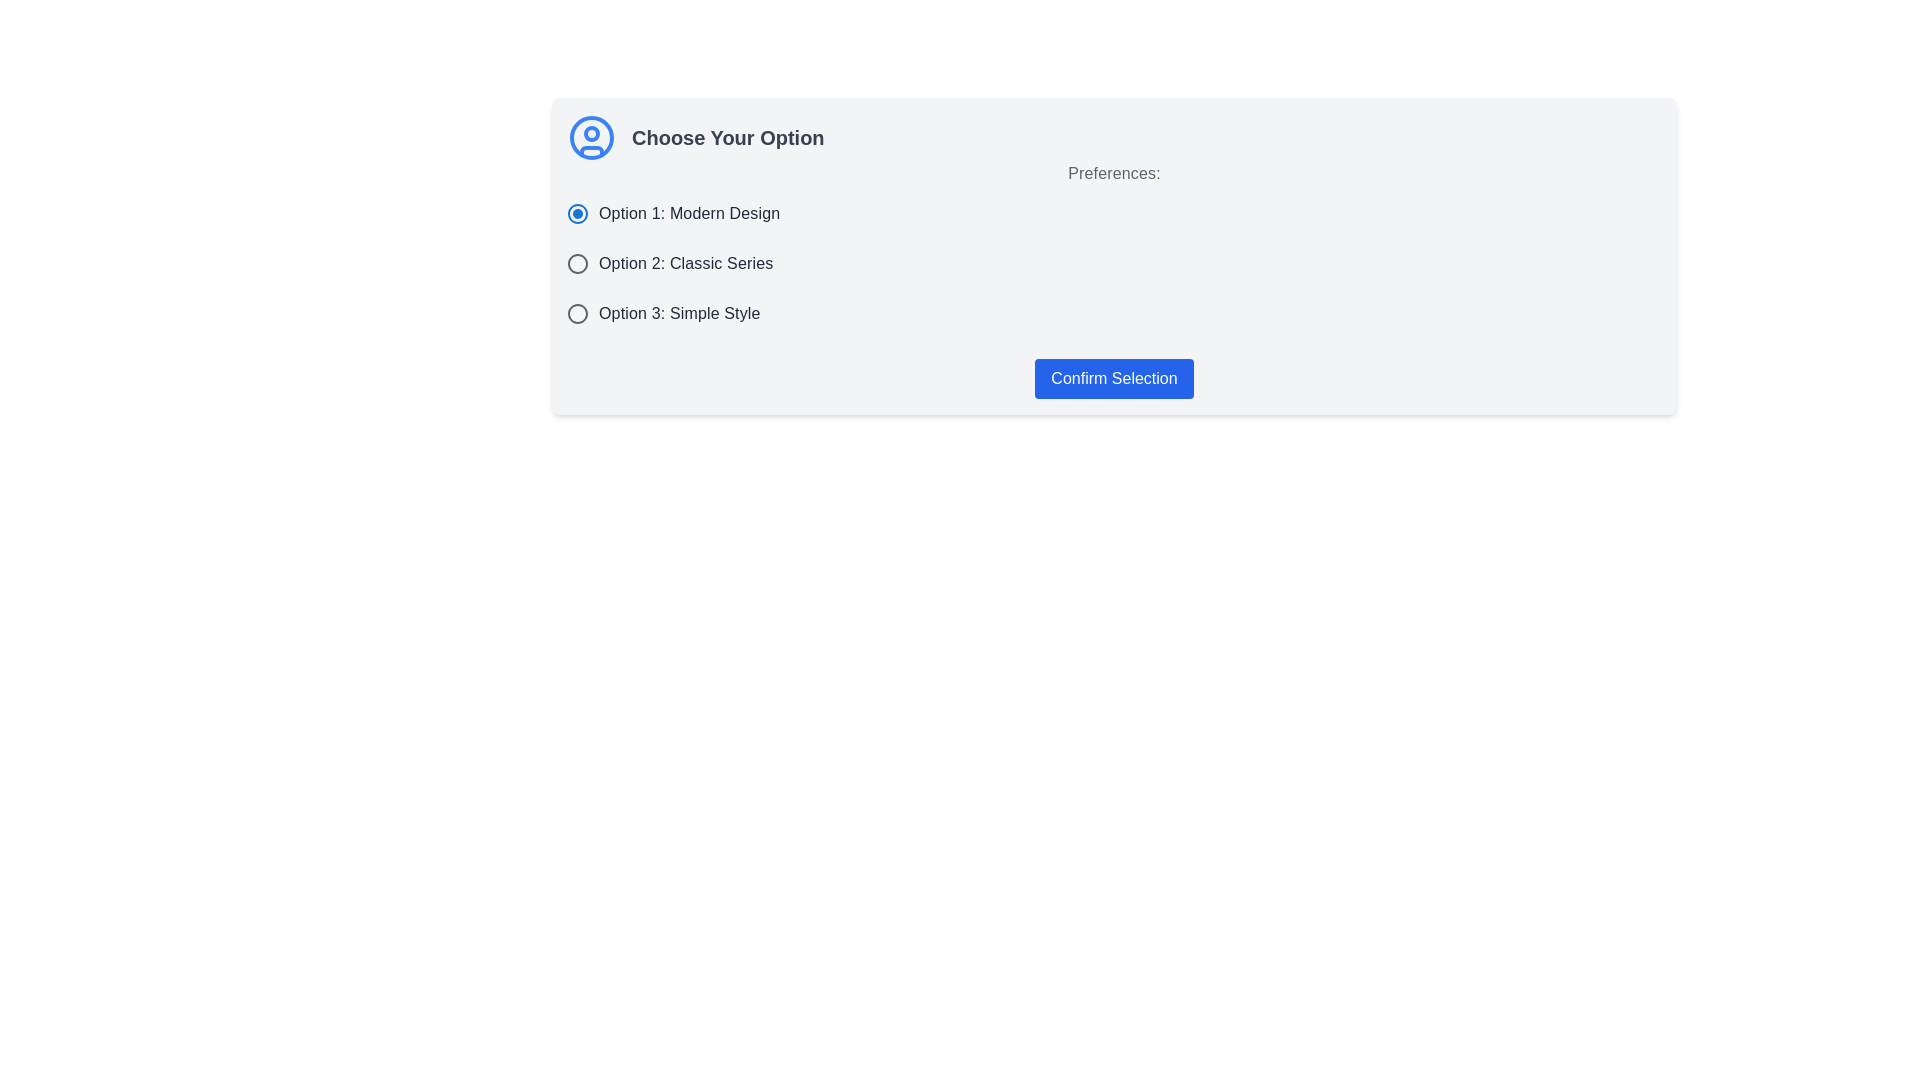 This screenshot has height=1080, width=1920. Describe the element at coordinates (590, 137) in the screenshot. I see `the largest circular outline in the user icon graphic, positioned to the left of the 'Choose Your Option' text header` at that location.